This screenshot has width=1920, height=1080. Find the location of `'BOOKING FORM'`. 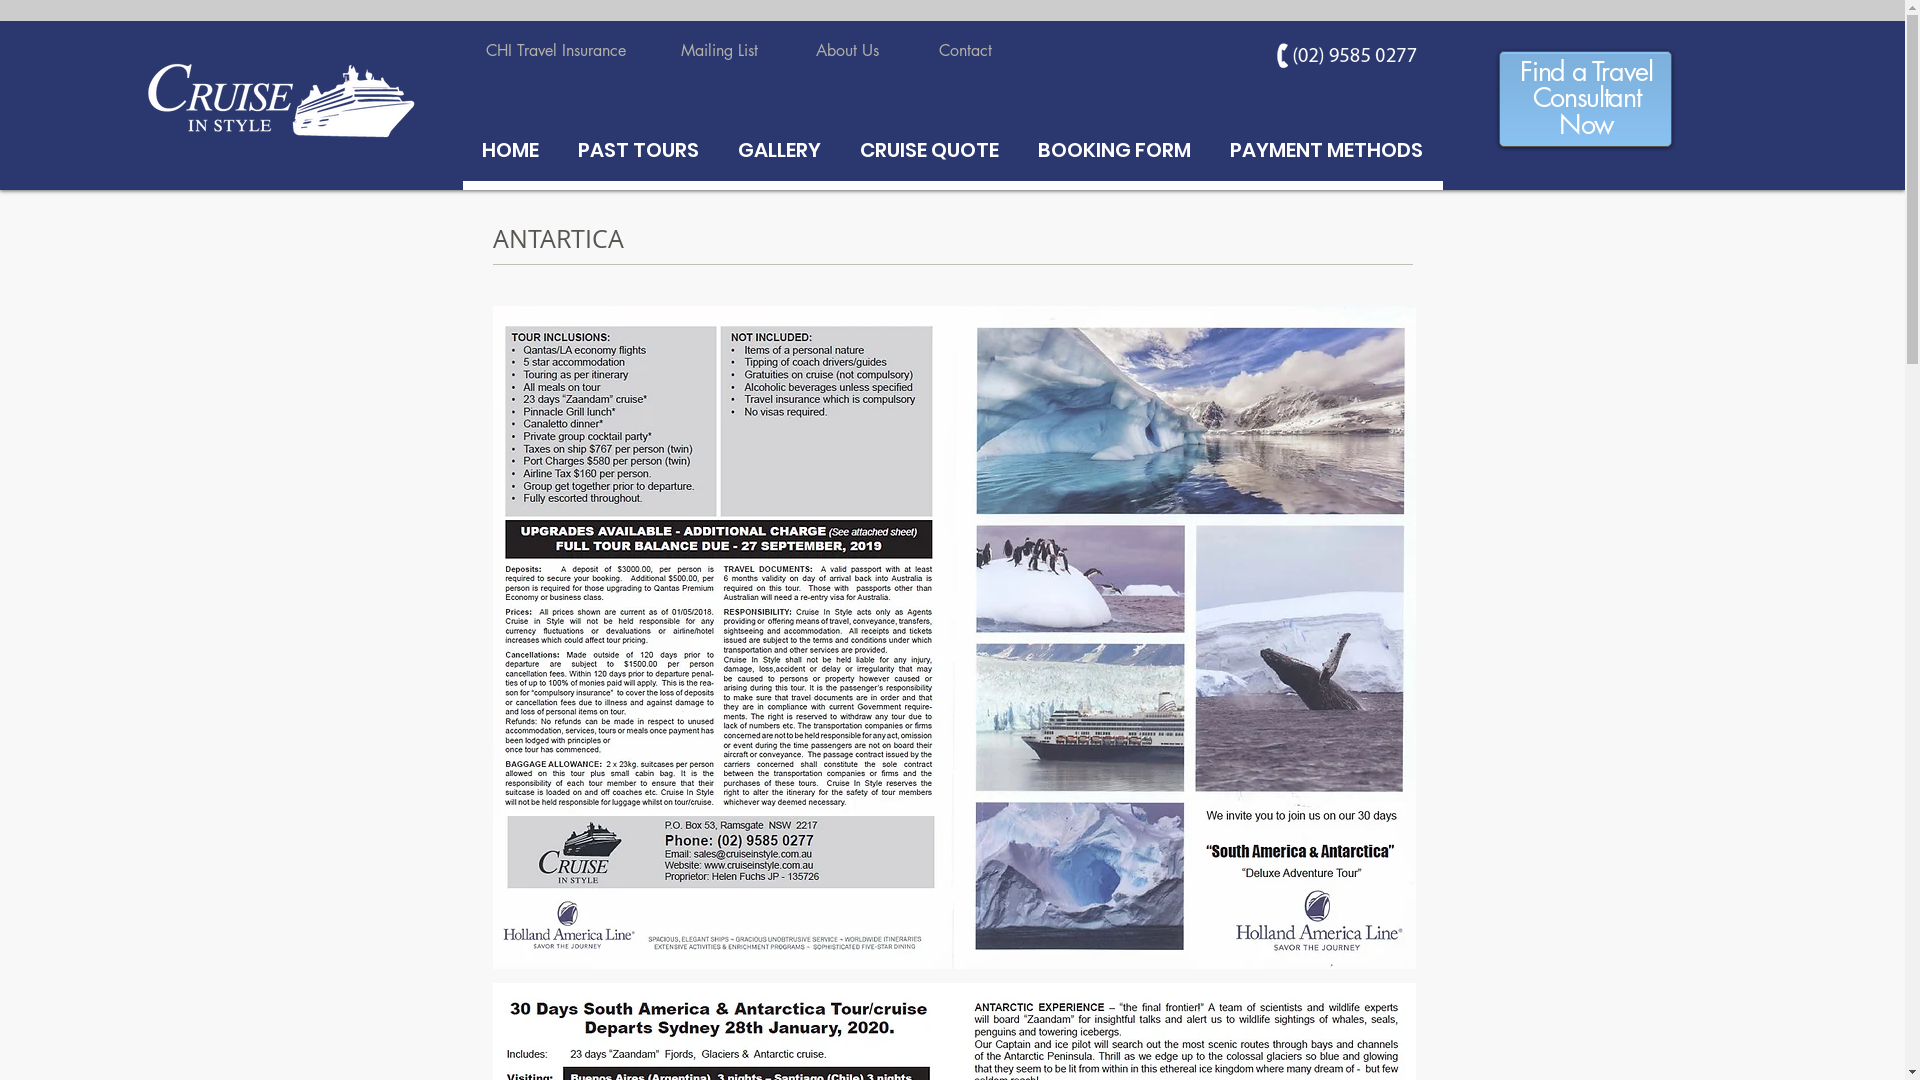

'BOOKING FORM' is located at coordinates (1112, 149).